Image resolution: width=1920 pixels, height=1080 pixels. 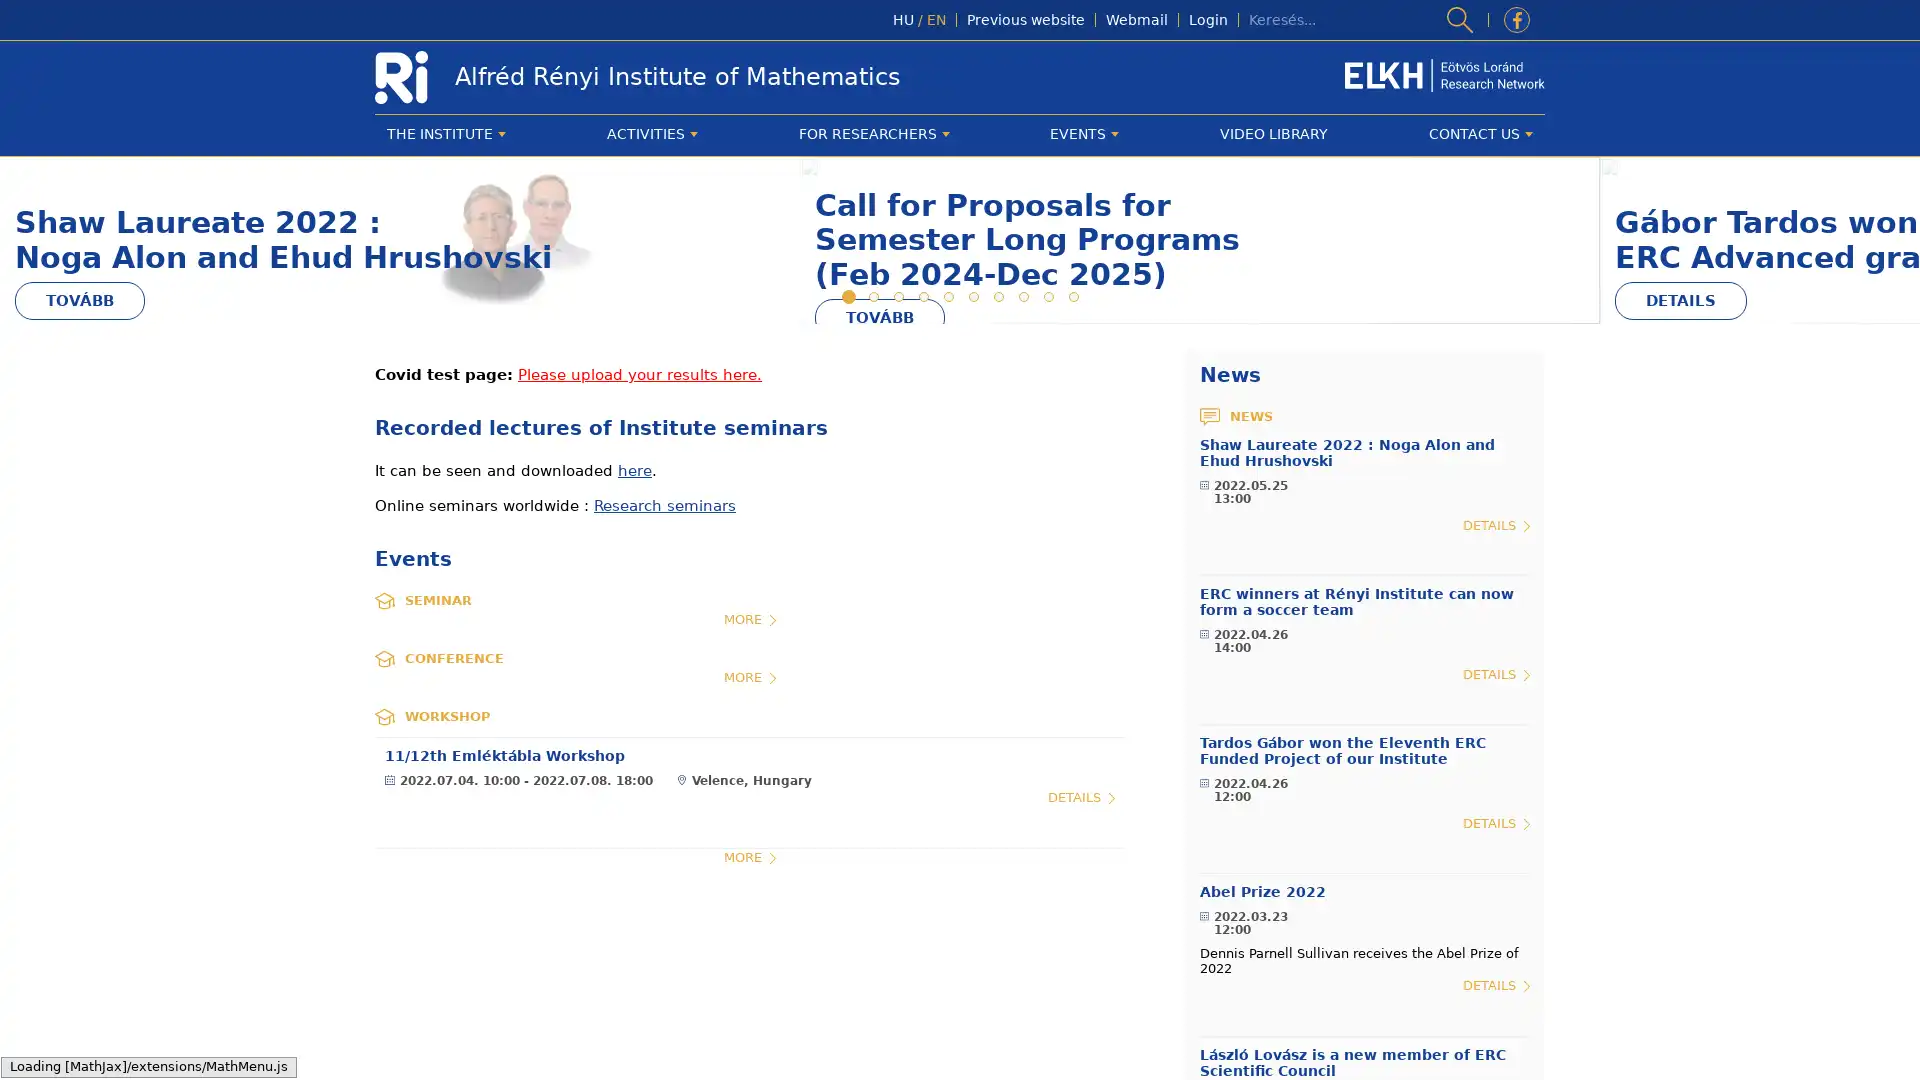 I want to click on 4, so click(x=921, y=527).